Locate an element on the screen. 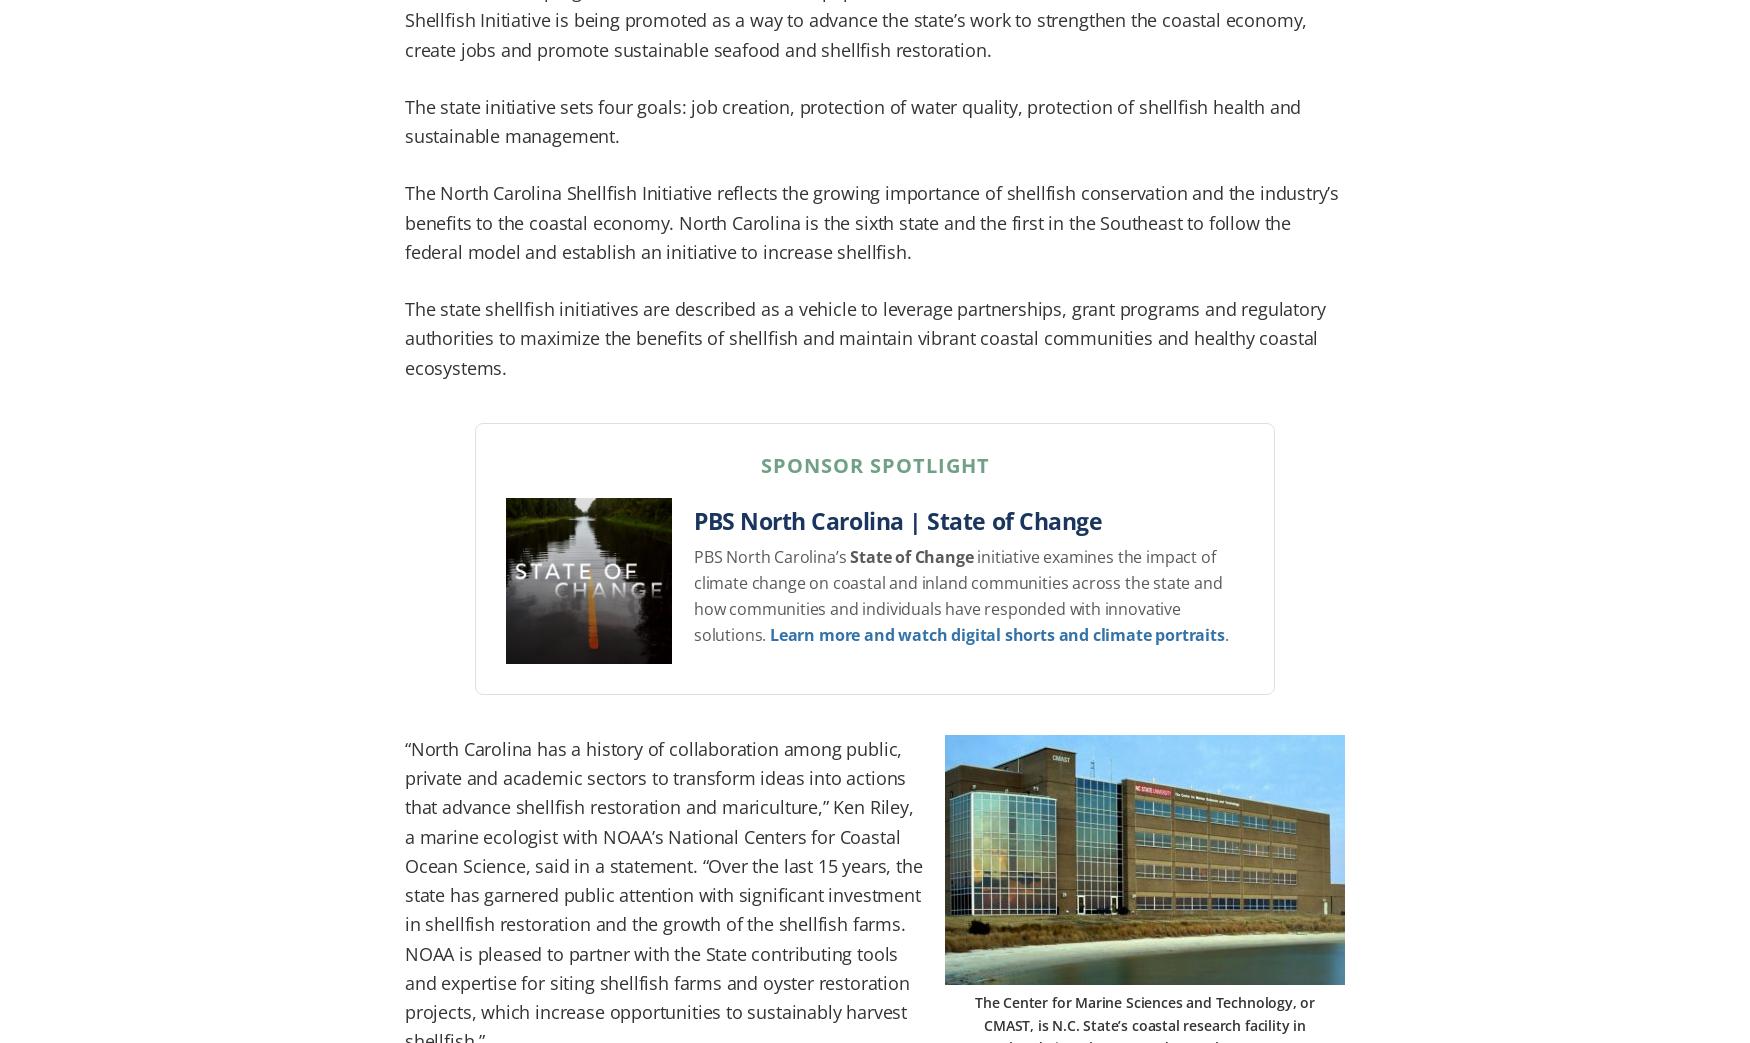 Image resolution: width=1750 pixels, height=1043 pixels. 'initiative examines the impact of climate change on coastal and inland communities across the state and how communities and individuals have responded with innovative solutions.' is located at coordinates (957, 595).